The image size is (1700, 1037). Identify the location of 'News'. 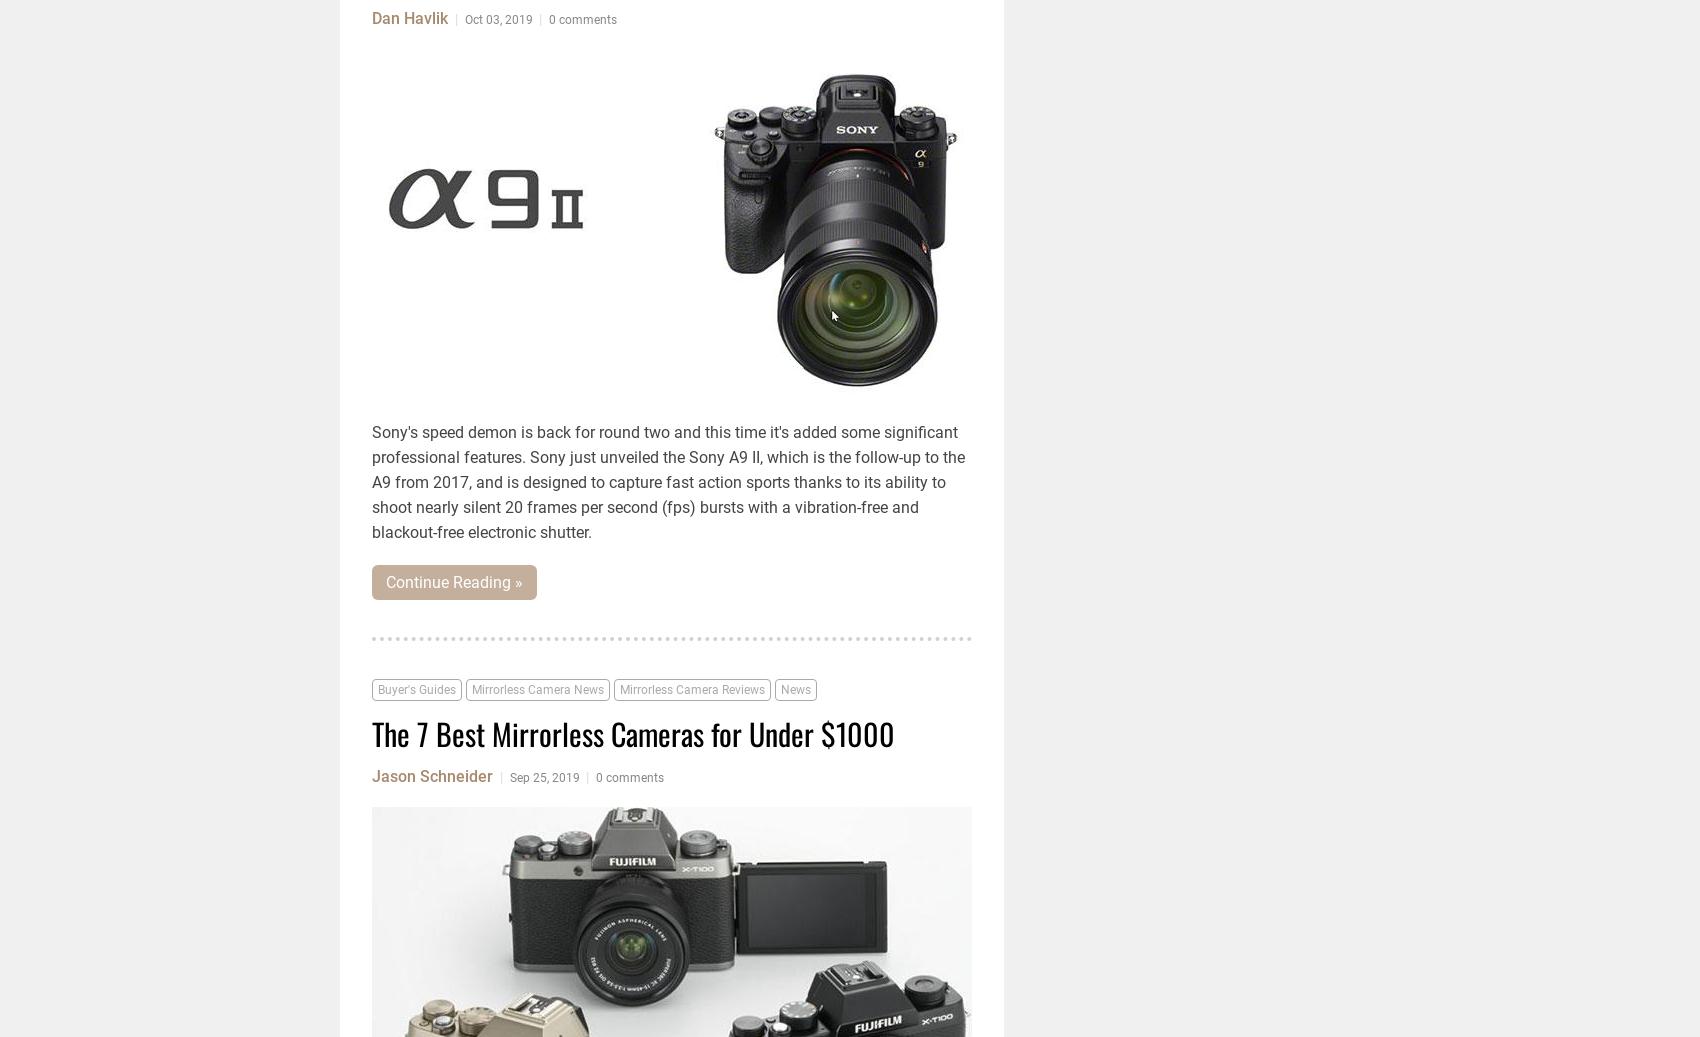
(794, 690).